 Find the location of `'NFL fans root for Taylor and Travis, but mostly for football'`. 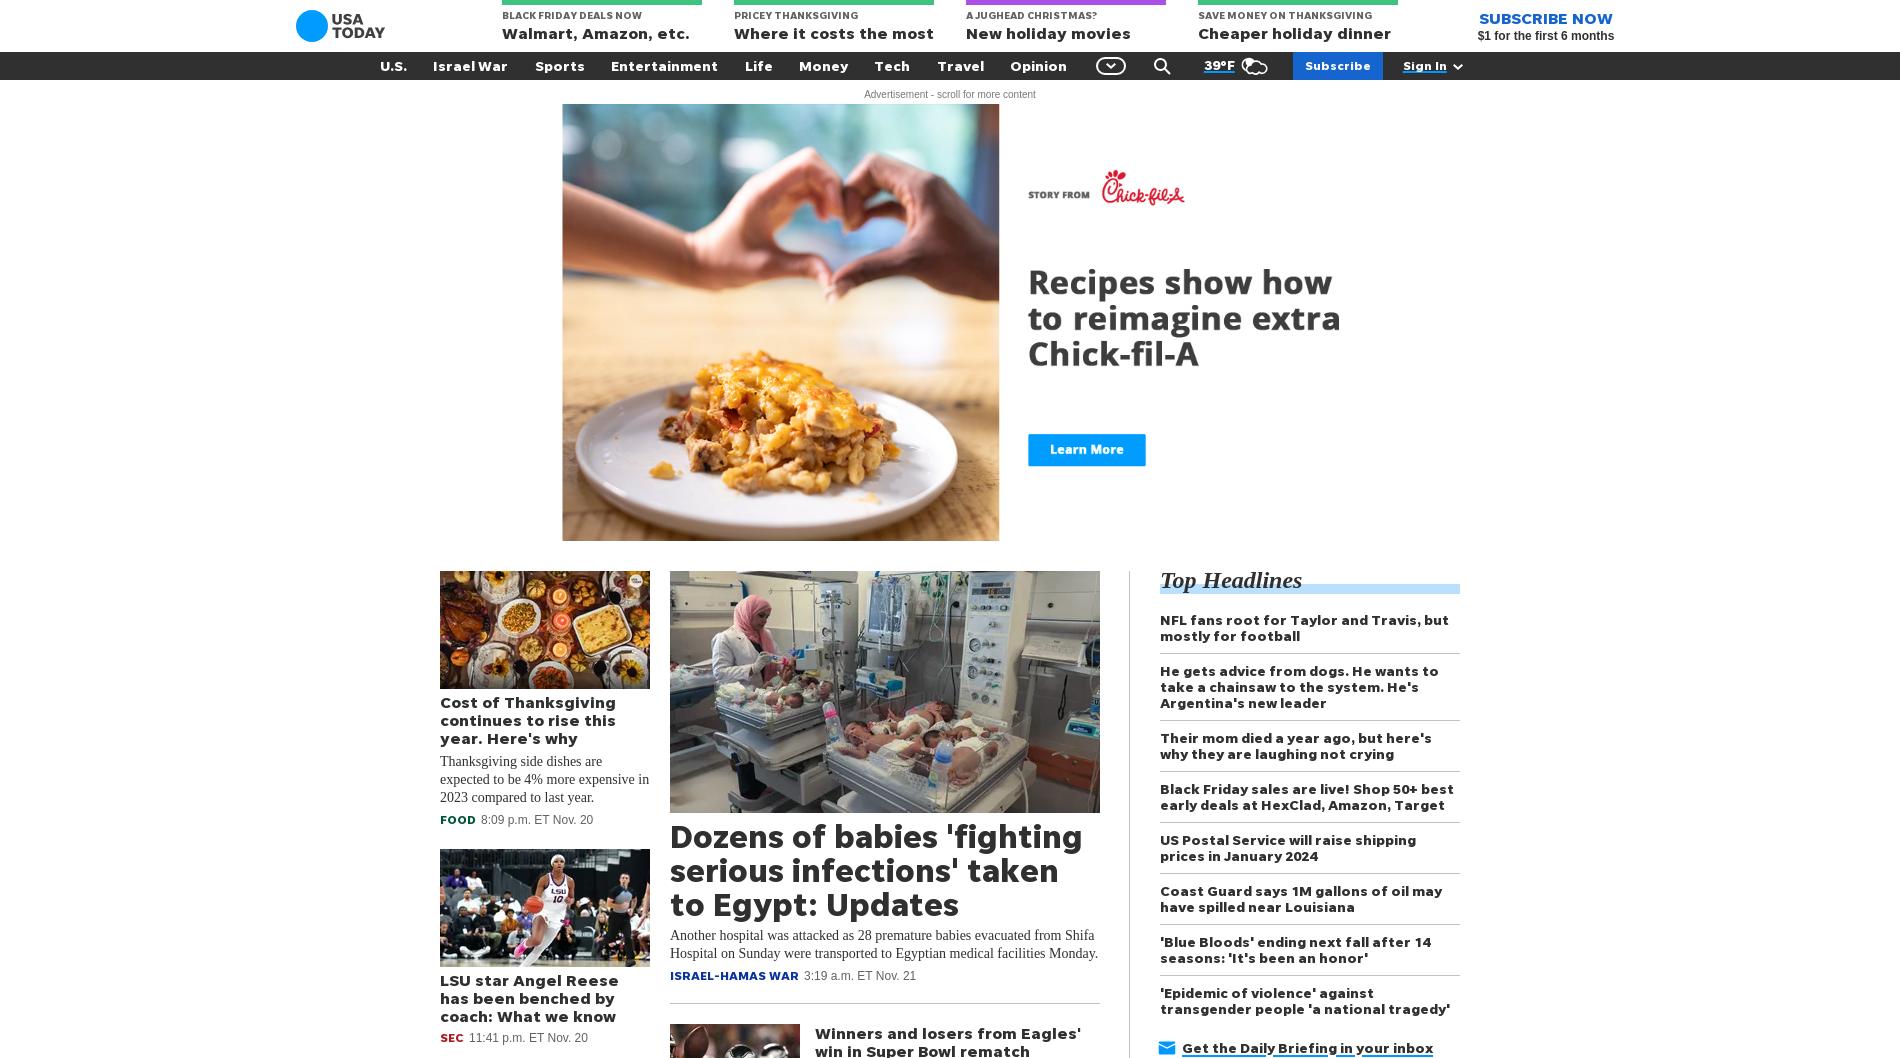

'NFL fans root for Taylor and Travis, but mostly for football' is located at coordinates (1303, 626).